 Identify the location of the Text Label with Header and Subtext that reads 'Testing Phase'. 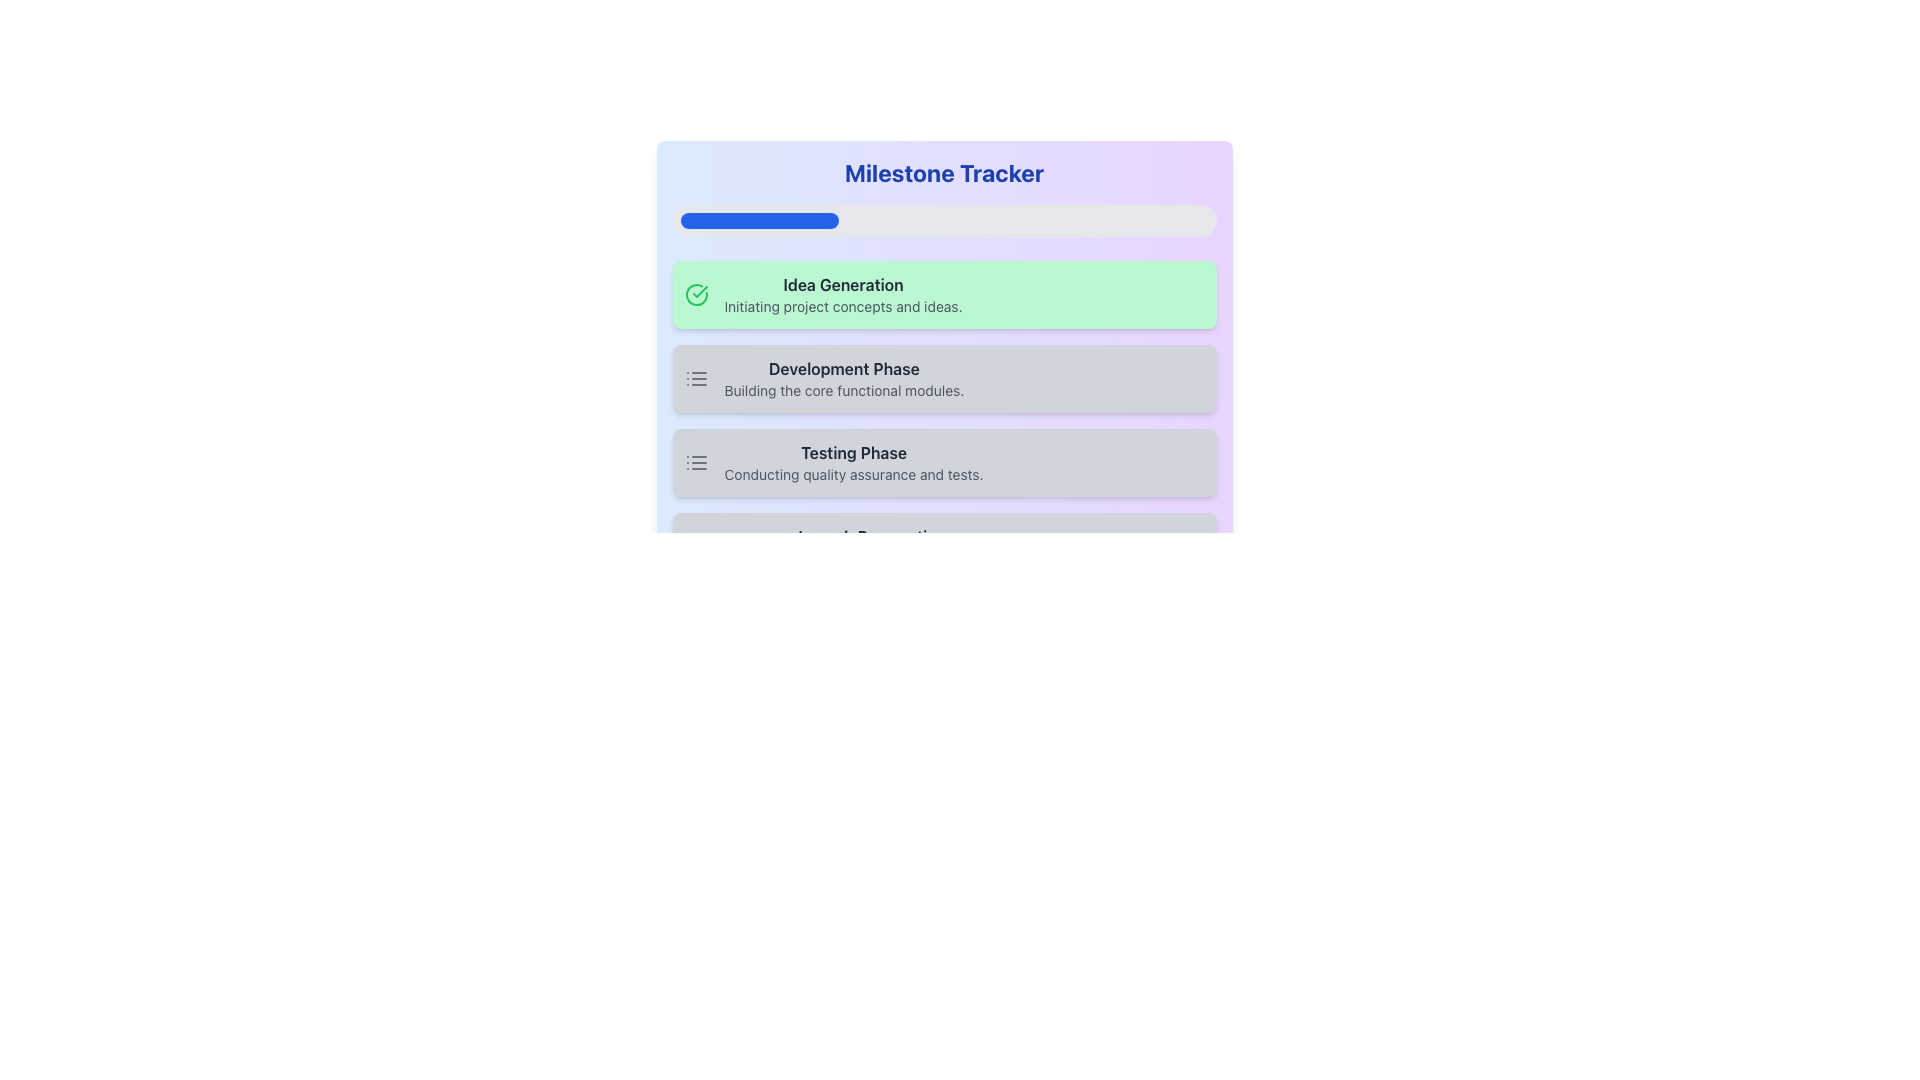
(854, 462).